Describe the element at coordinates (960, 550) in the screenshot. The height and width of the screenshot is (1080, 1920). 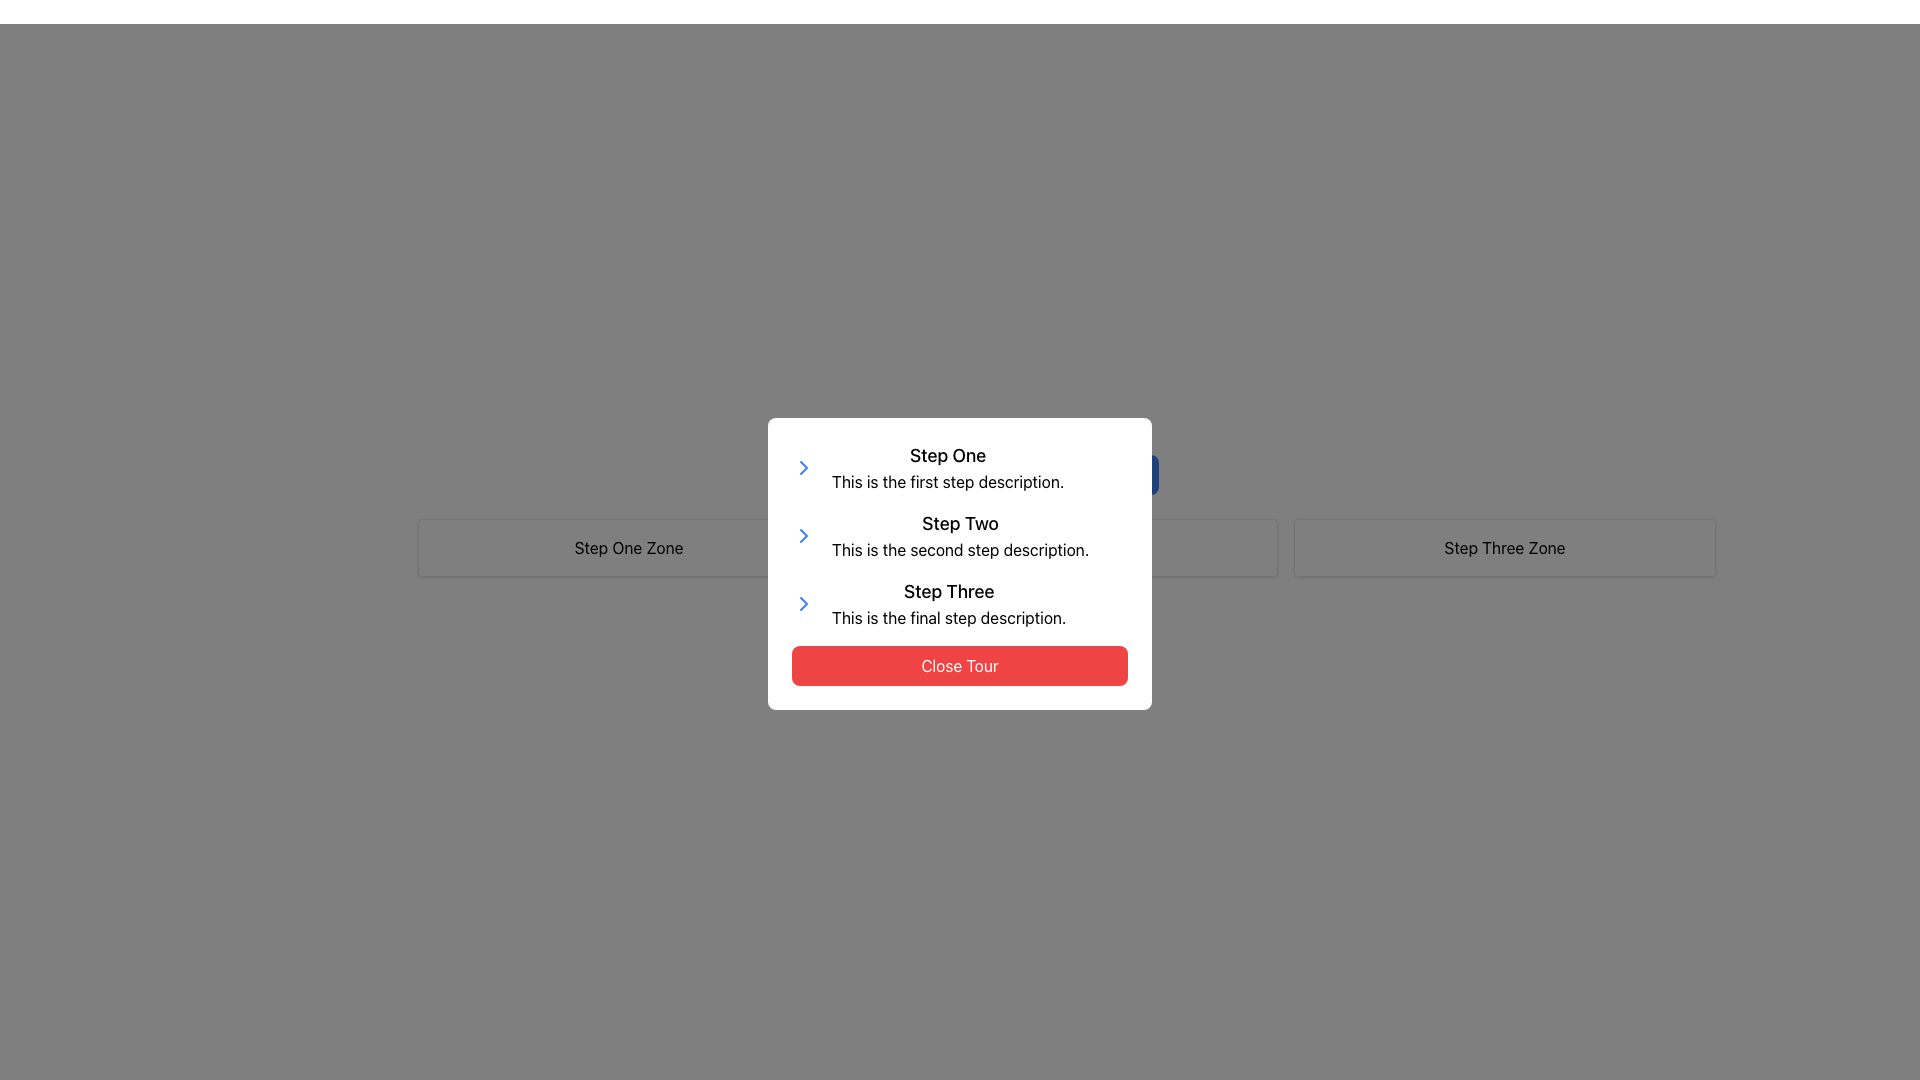
I see `the explanatory static text related to 'Step Two' in the central modal box to potentially reveal additional information` at that location.